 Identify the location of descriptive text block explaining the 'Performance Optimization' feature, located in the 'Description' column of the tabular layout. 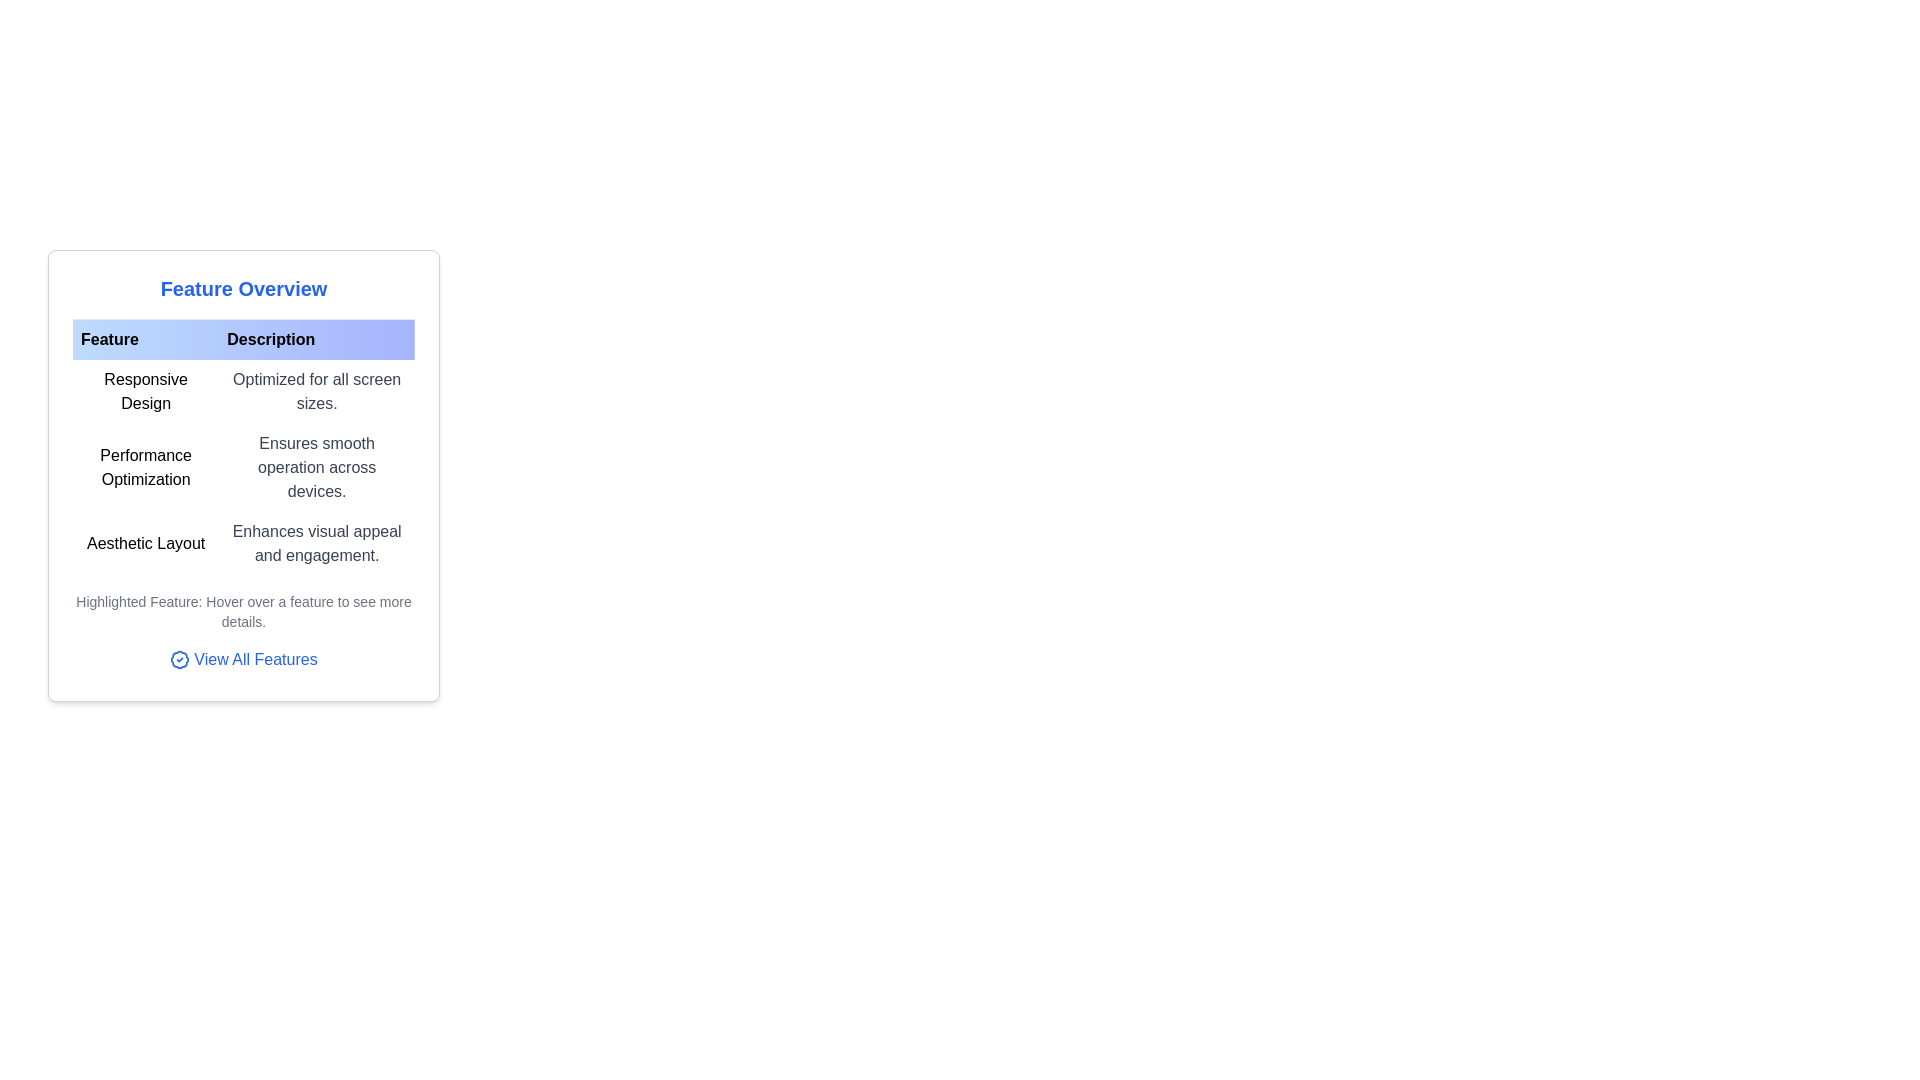
(316, 467).